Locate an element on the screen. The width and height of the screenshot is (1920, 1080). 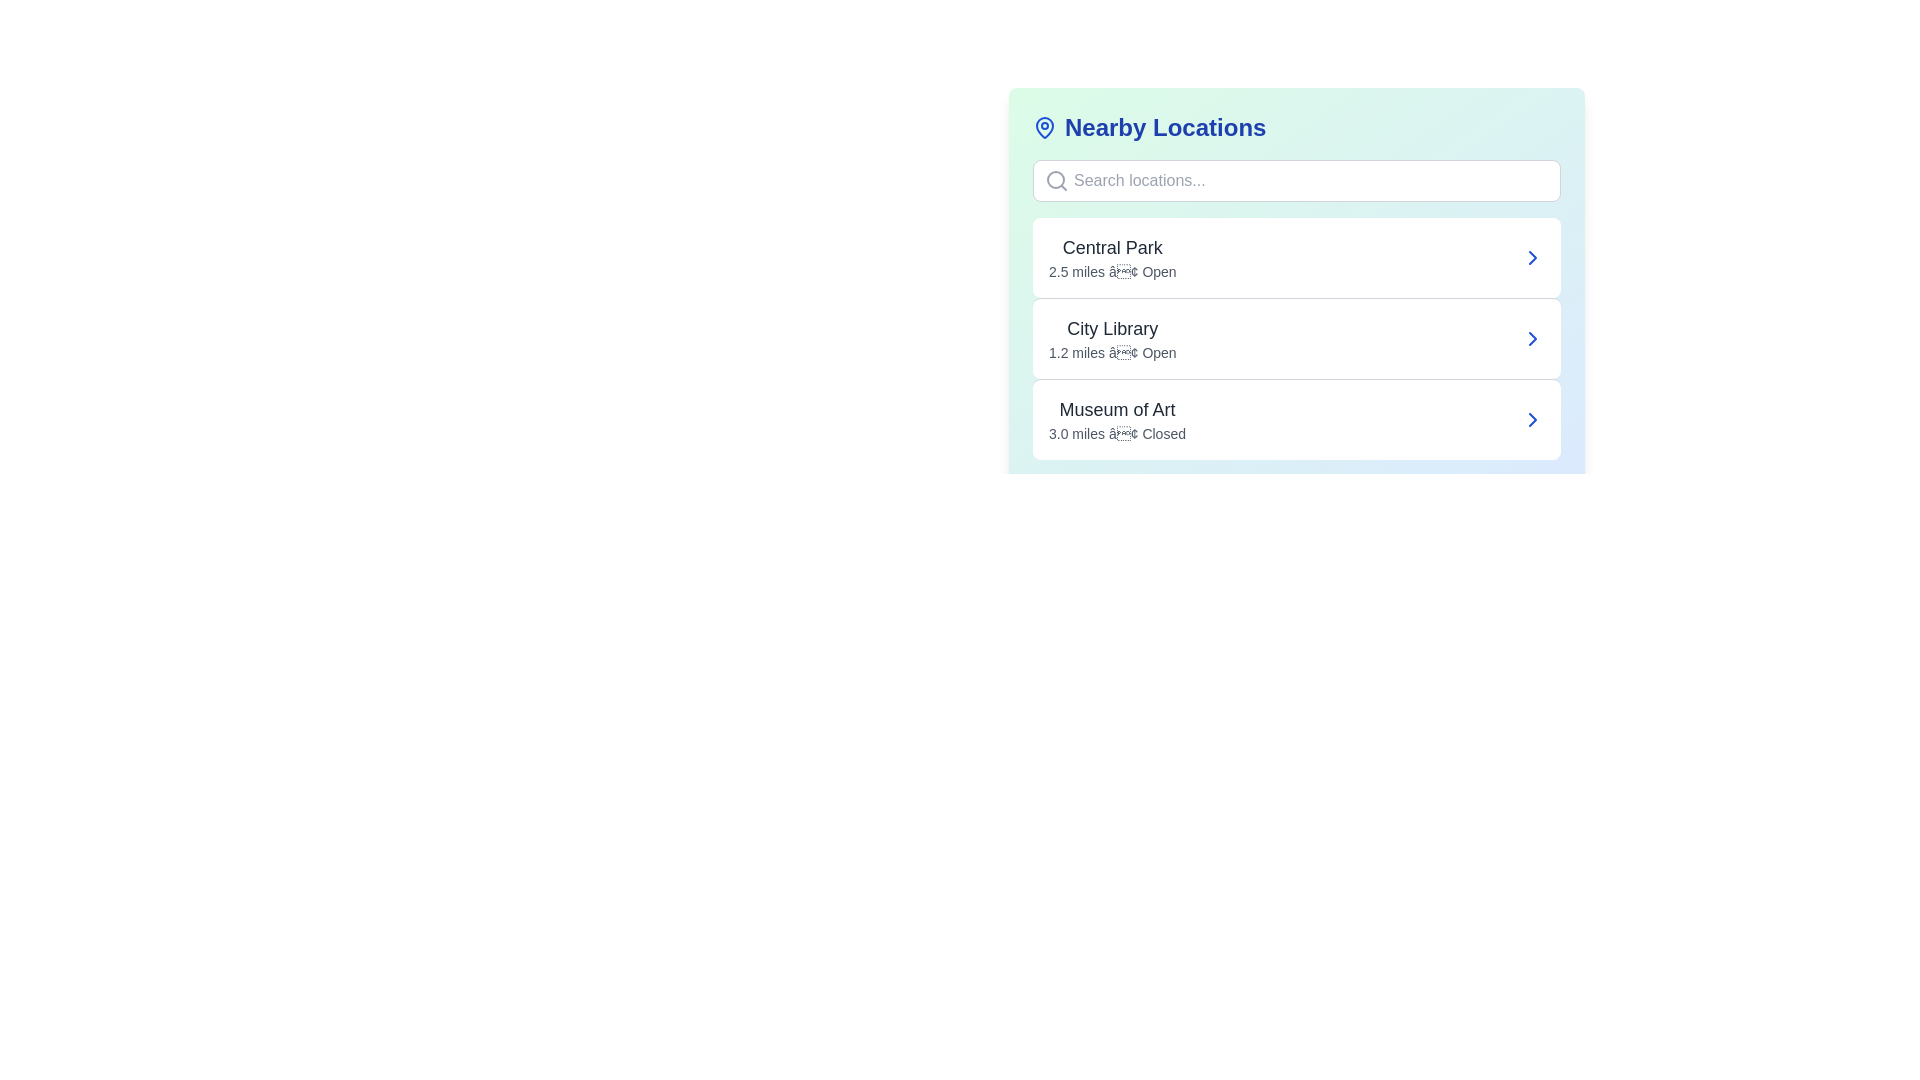
the text label indicating the distance ('3.0 miles') and status ('Closed') for the location 'Museum of Art', which is the third in the vertical list of distance-status descriptions is located at coordinates (1116, 433).